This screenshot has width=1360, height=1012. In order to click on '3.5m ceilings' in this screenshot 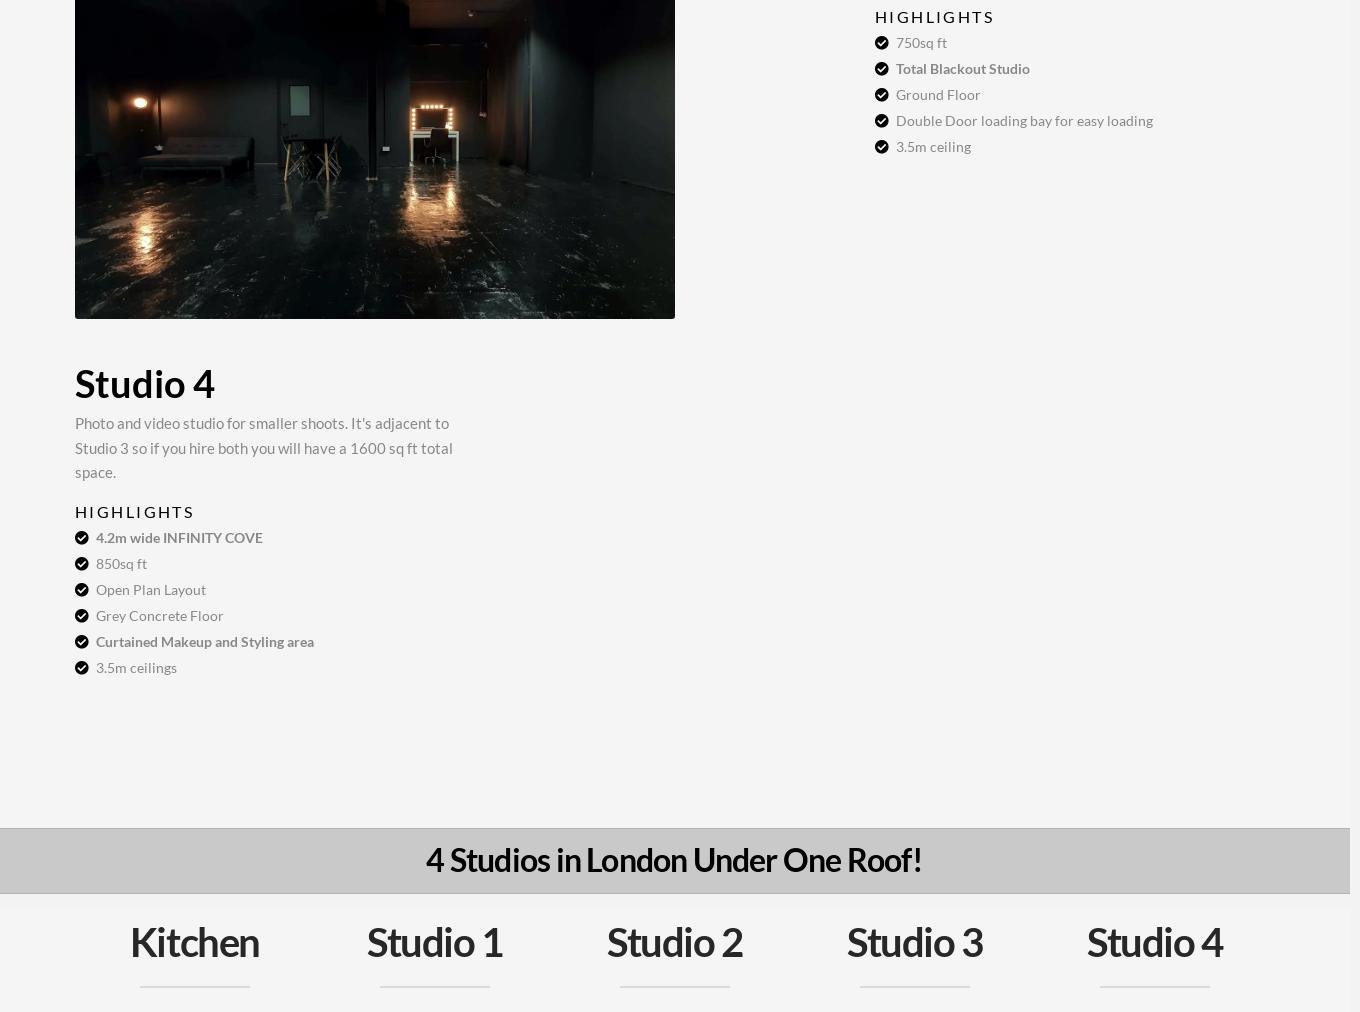, I will do `click(136, 666)`.